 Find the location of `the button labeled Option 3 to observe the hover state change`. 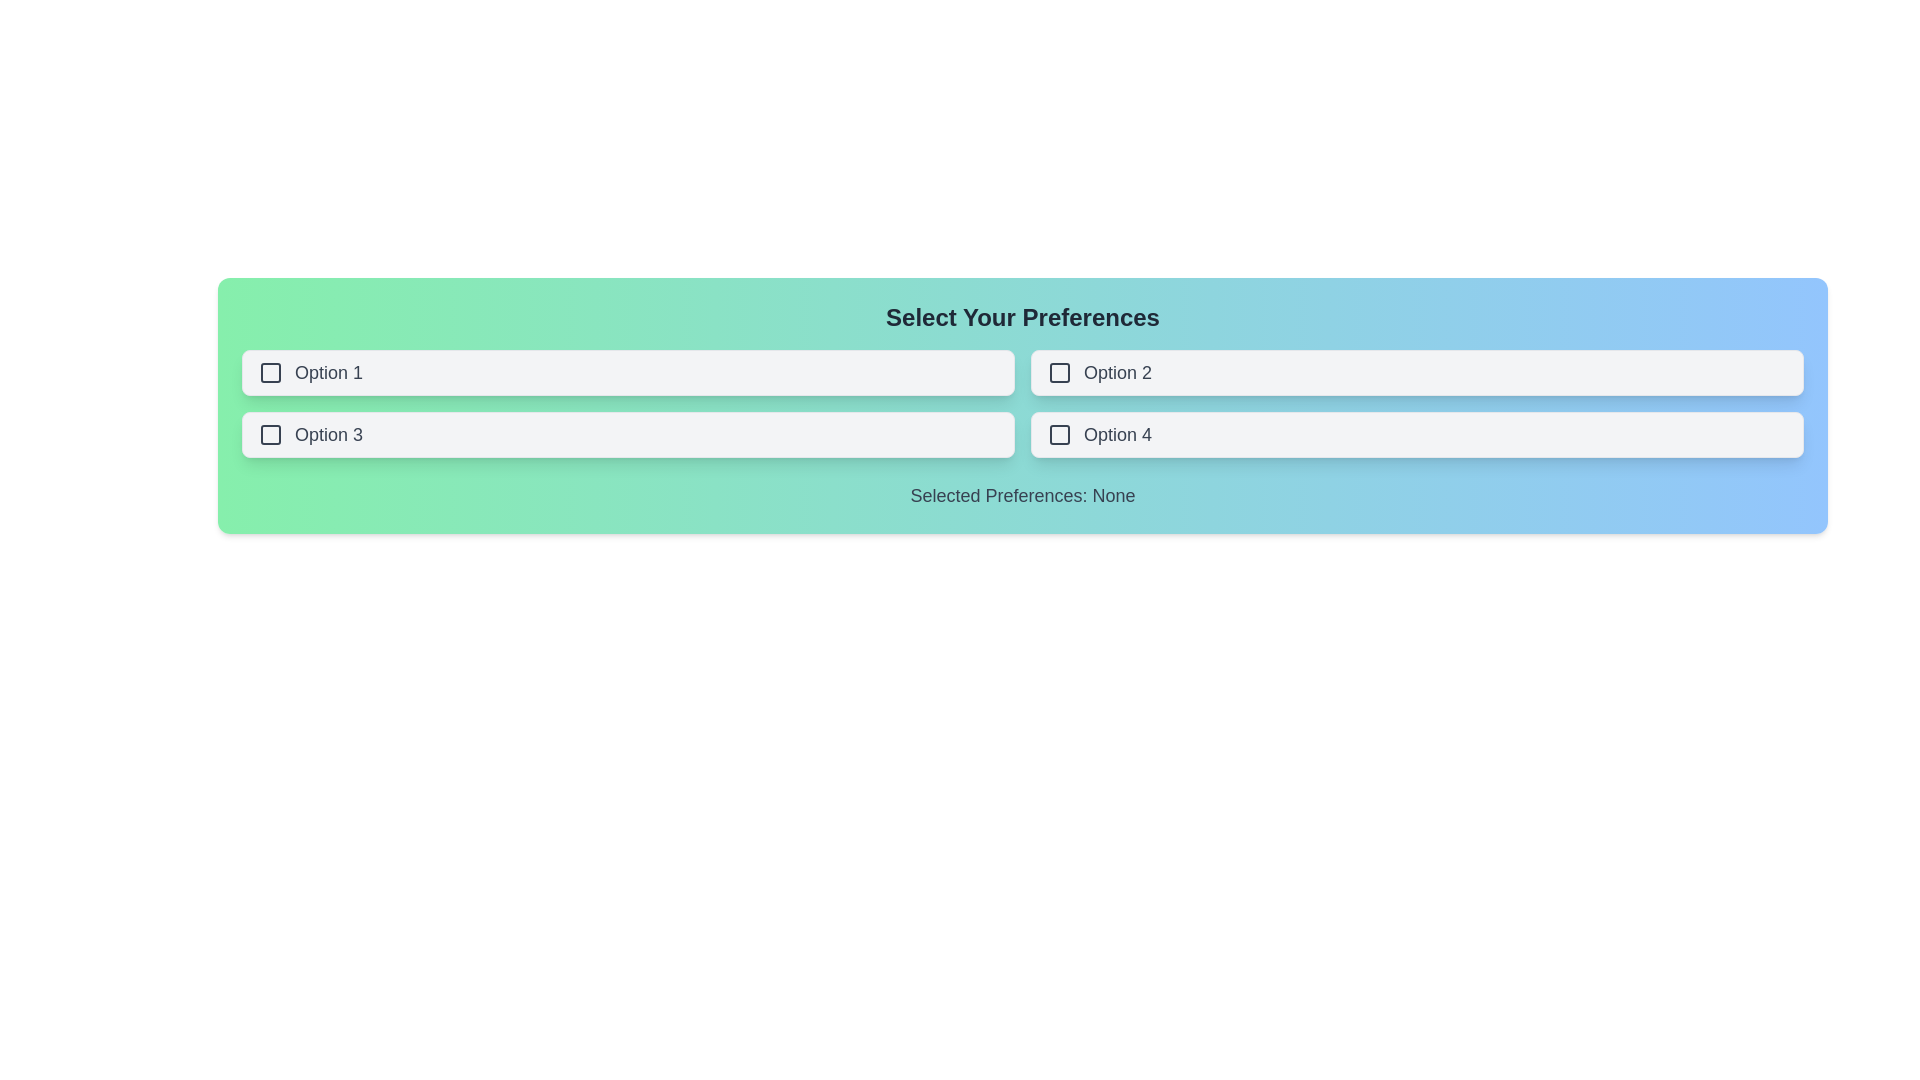

the button labeled Option 3 to observe the hover state change is located at coordinates (627, 434).